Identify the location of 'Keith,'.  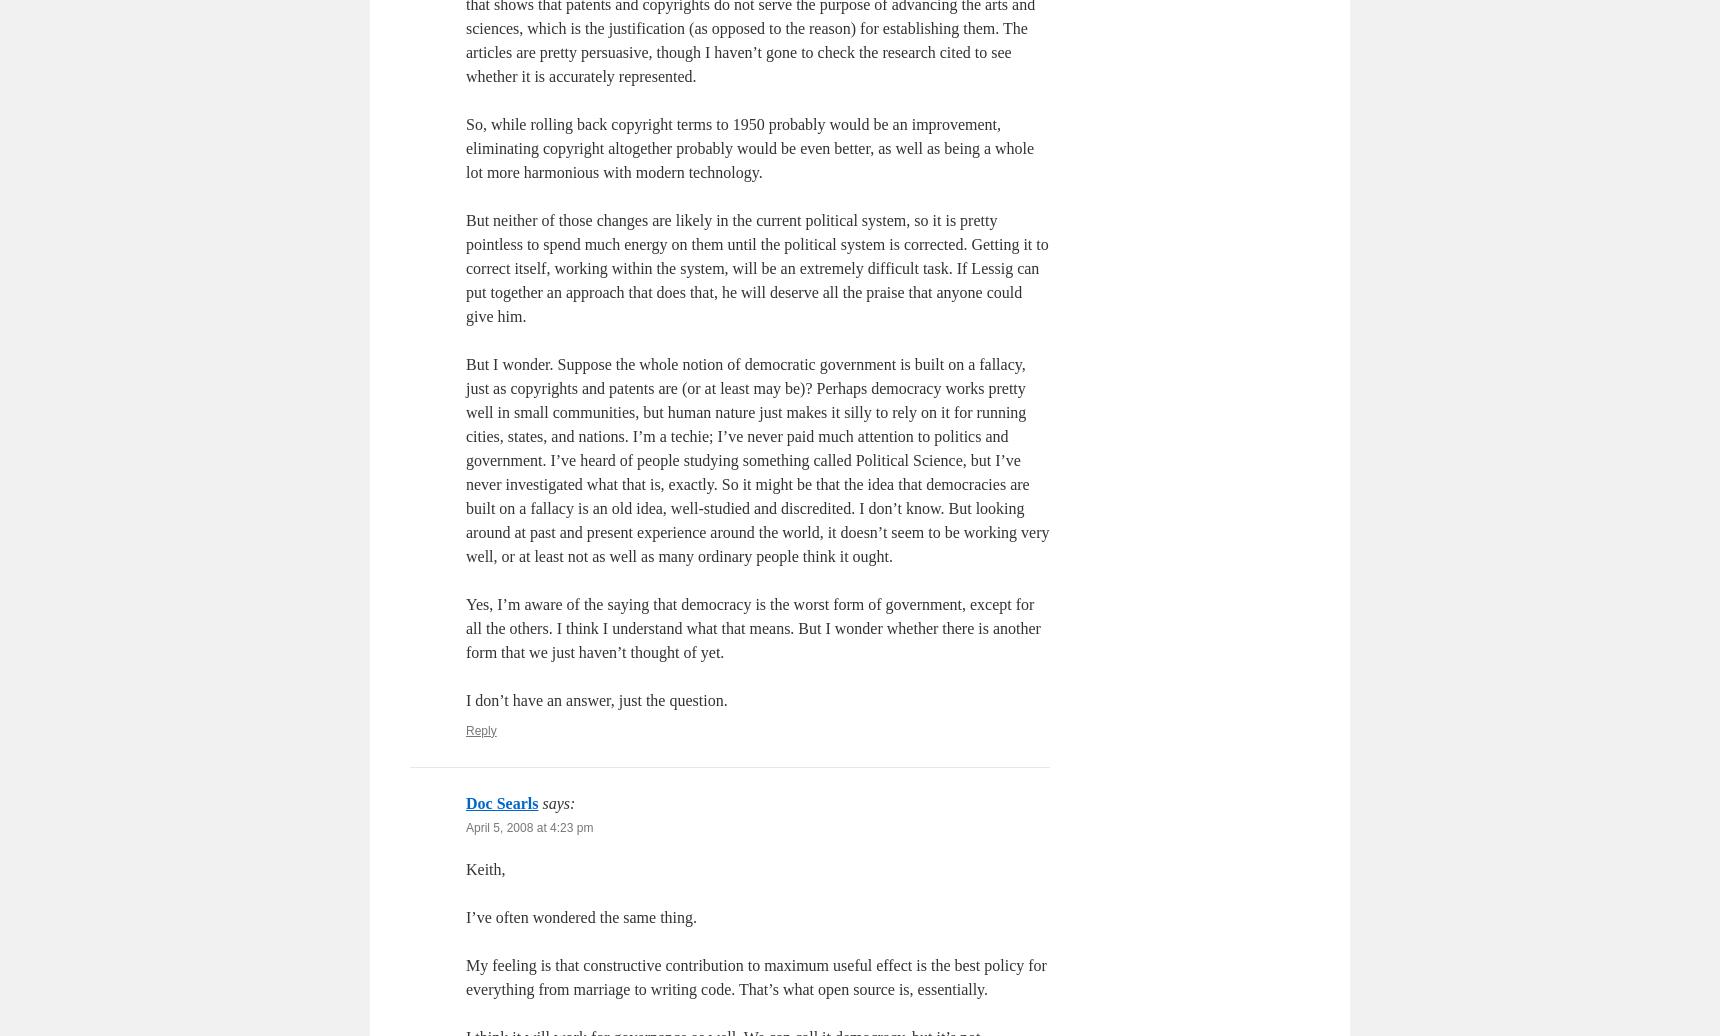
(464, 868).